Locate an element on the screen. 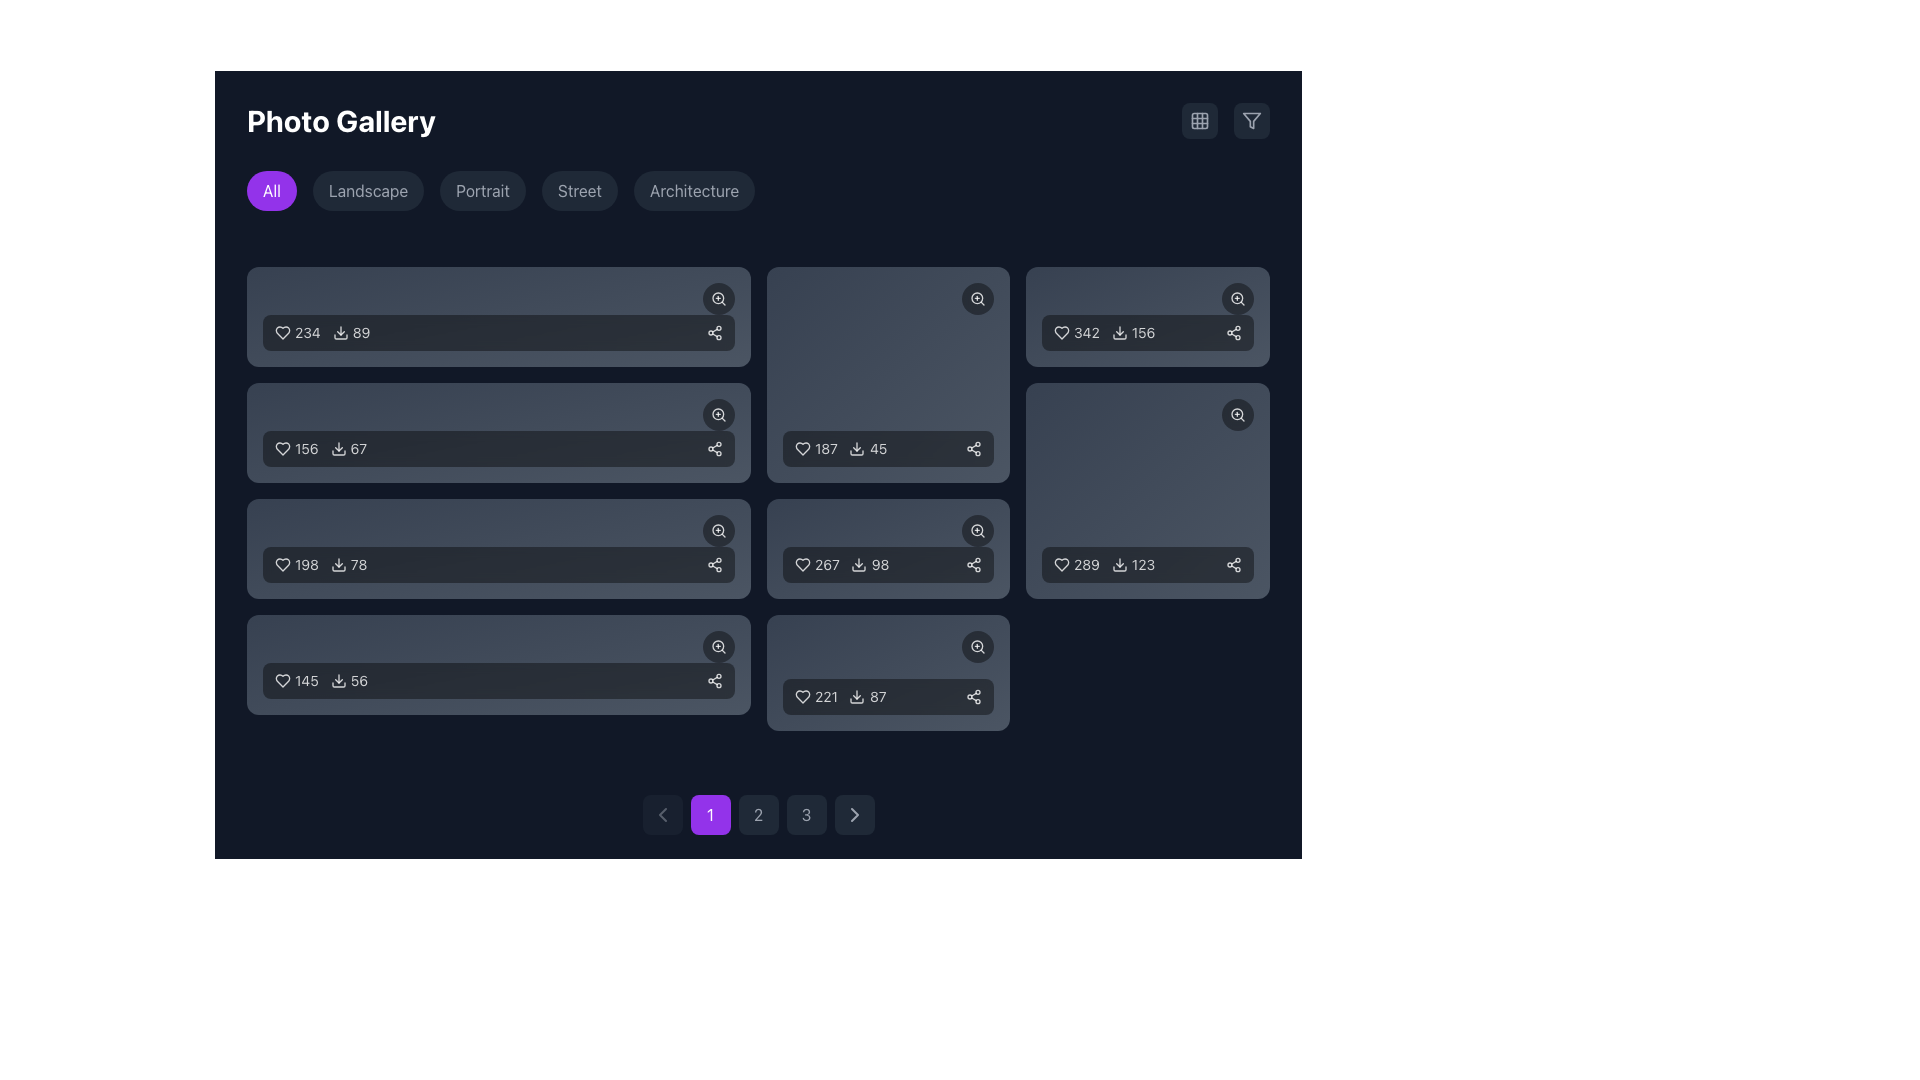  the information display box located in the third row, first column of the grid layout is located at coordinates (498, 564).